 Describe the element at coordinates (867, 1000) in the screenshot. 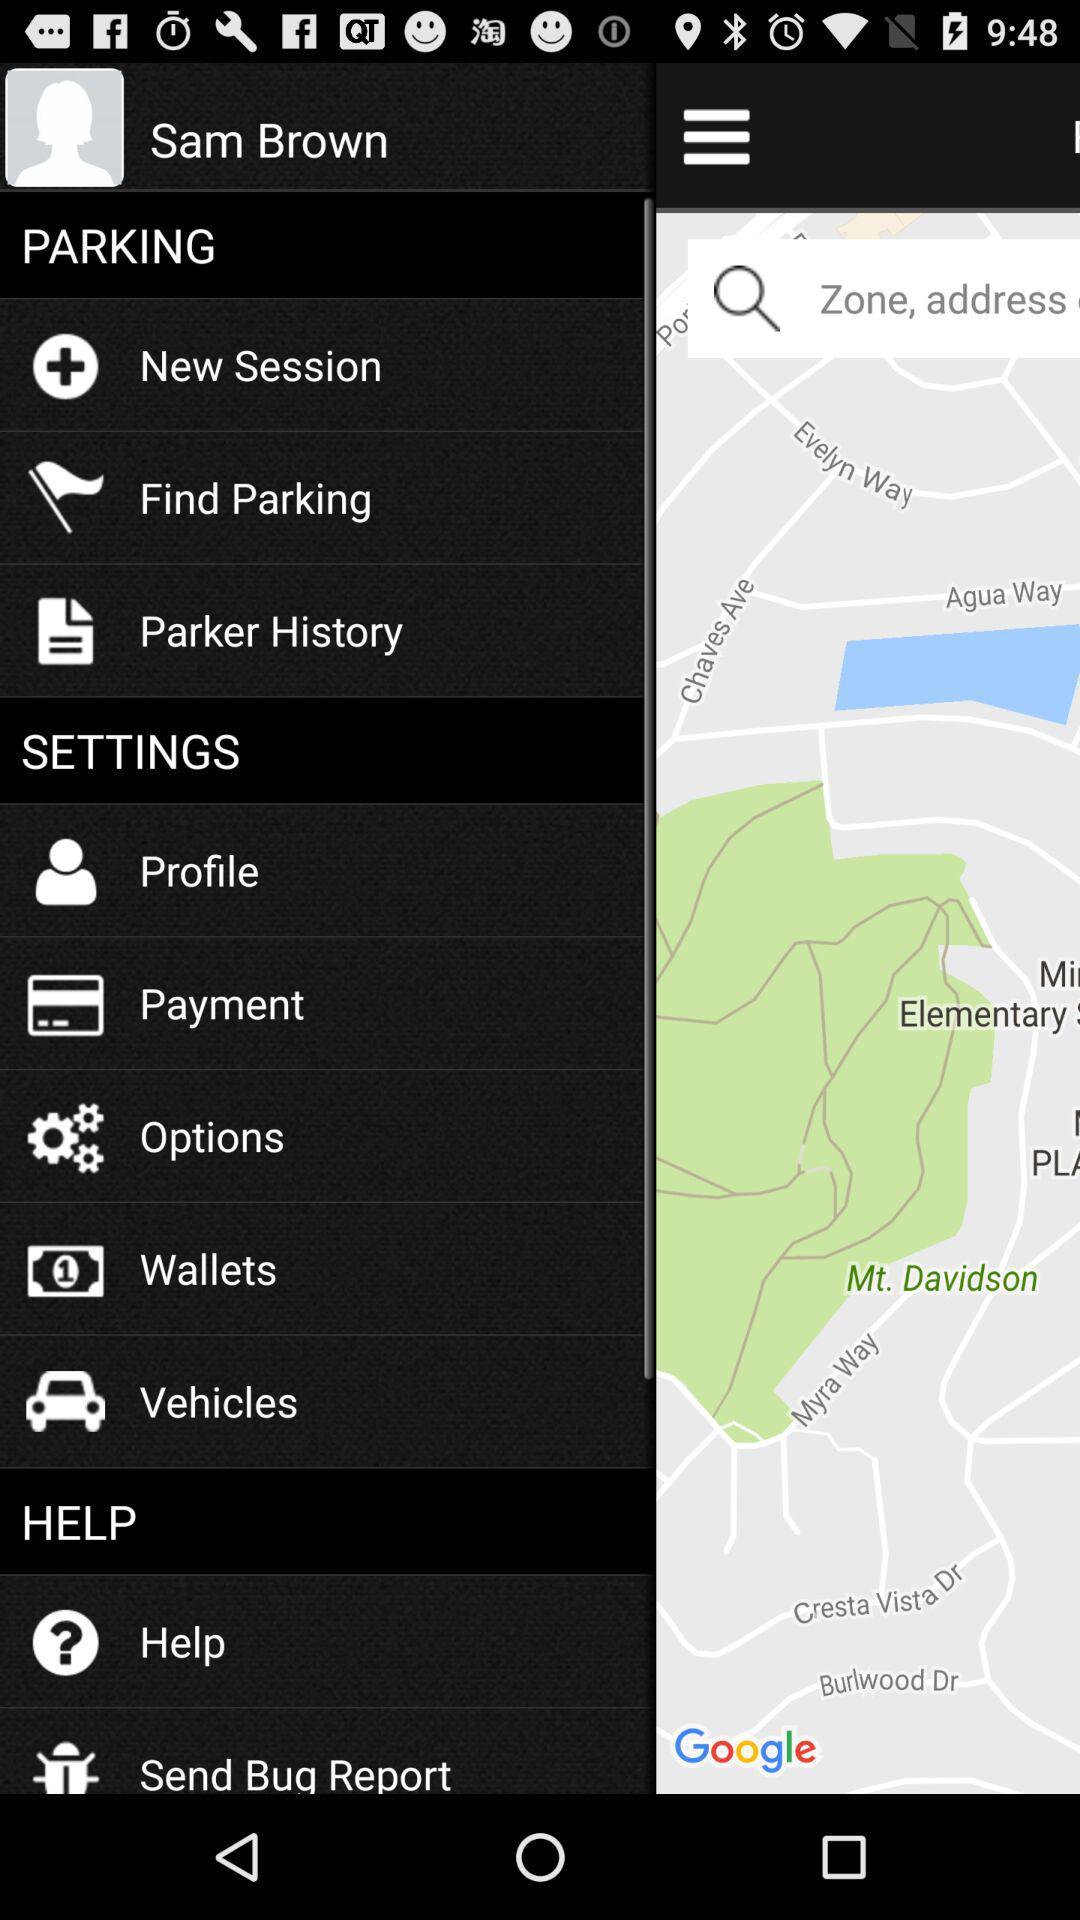

I see `icon to the right of sam` at that location.